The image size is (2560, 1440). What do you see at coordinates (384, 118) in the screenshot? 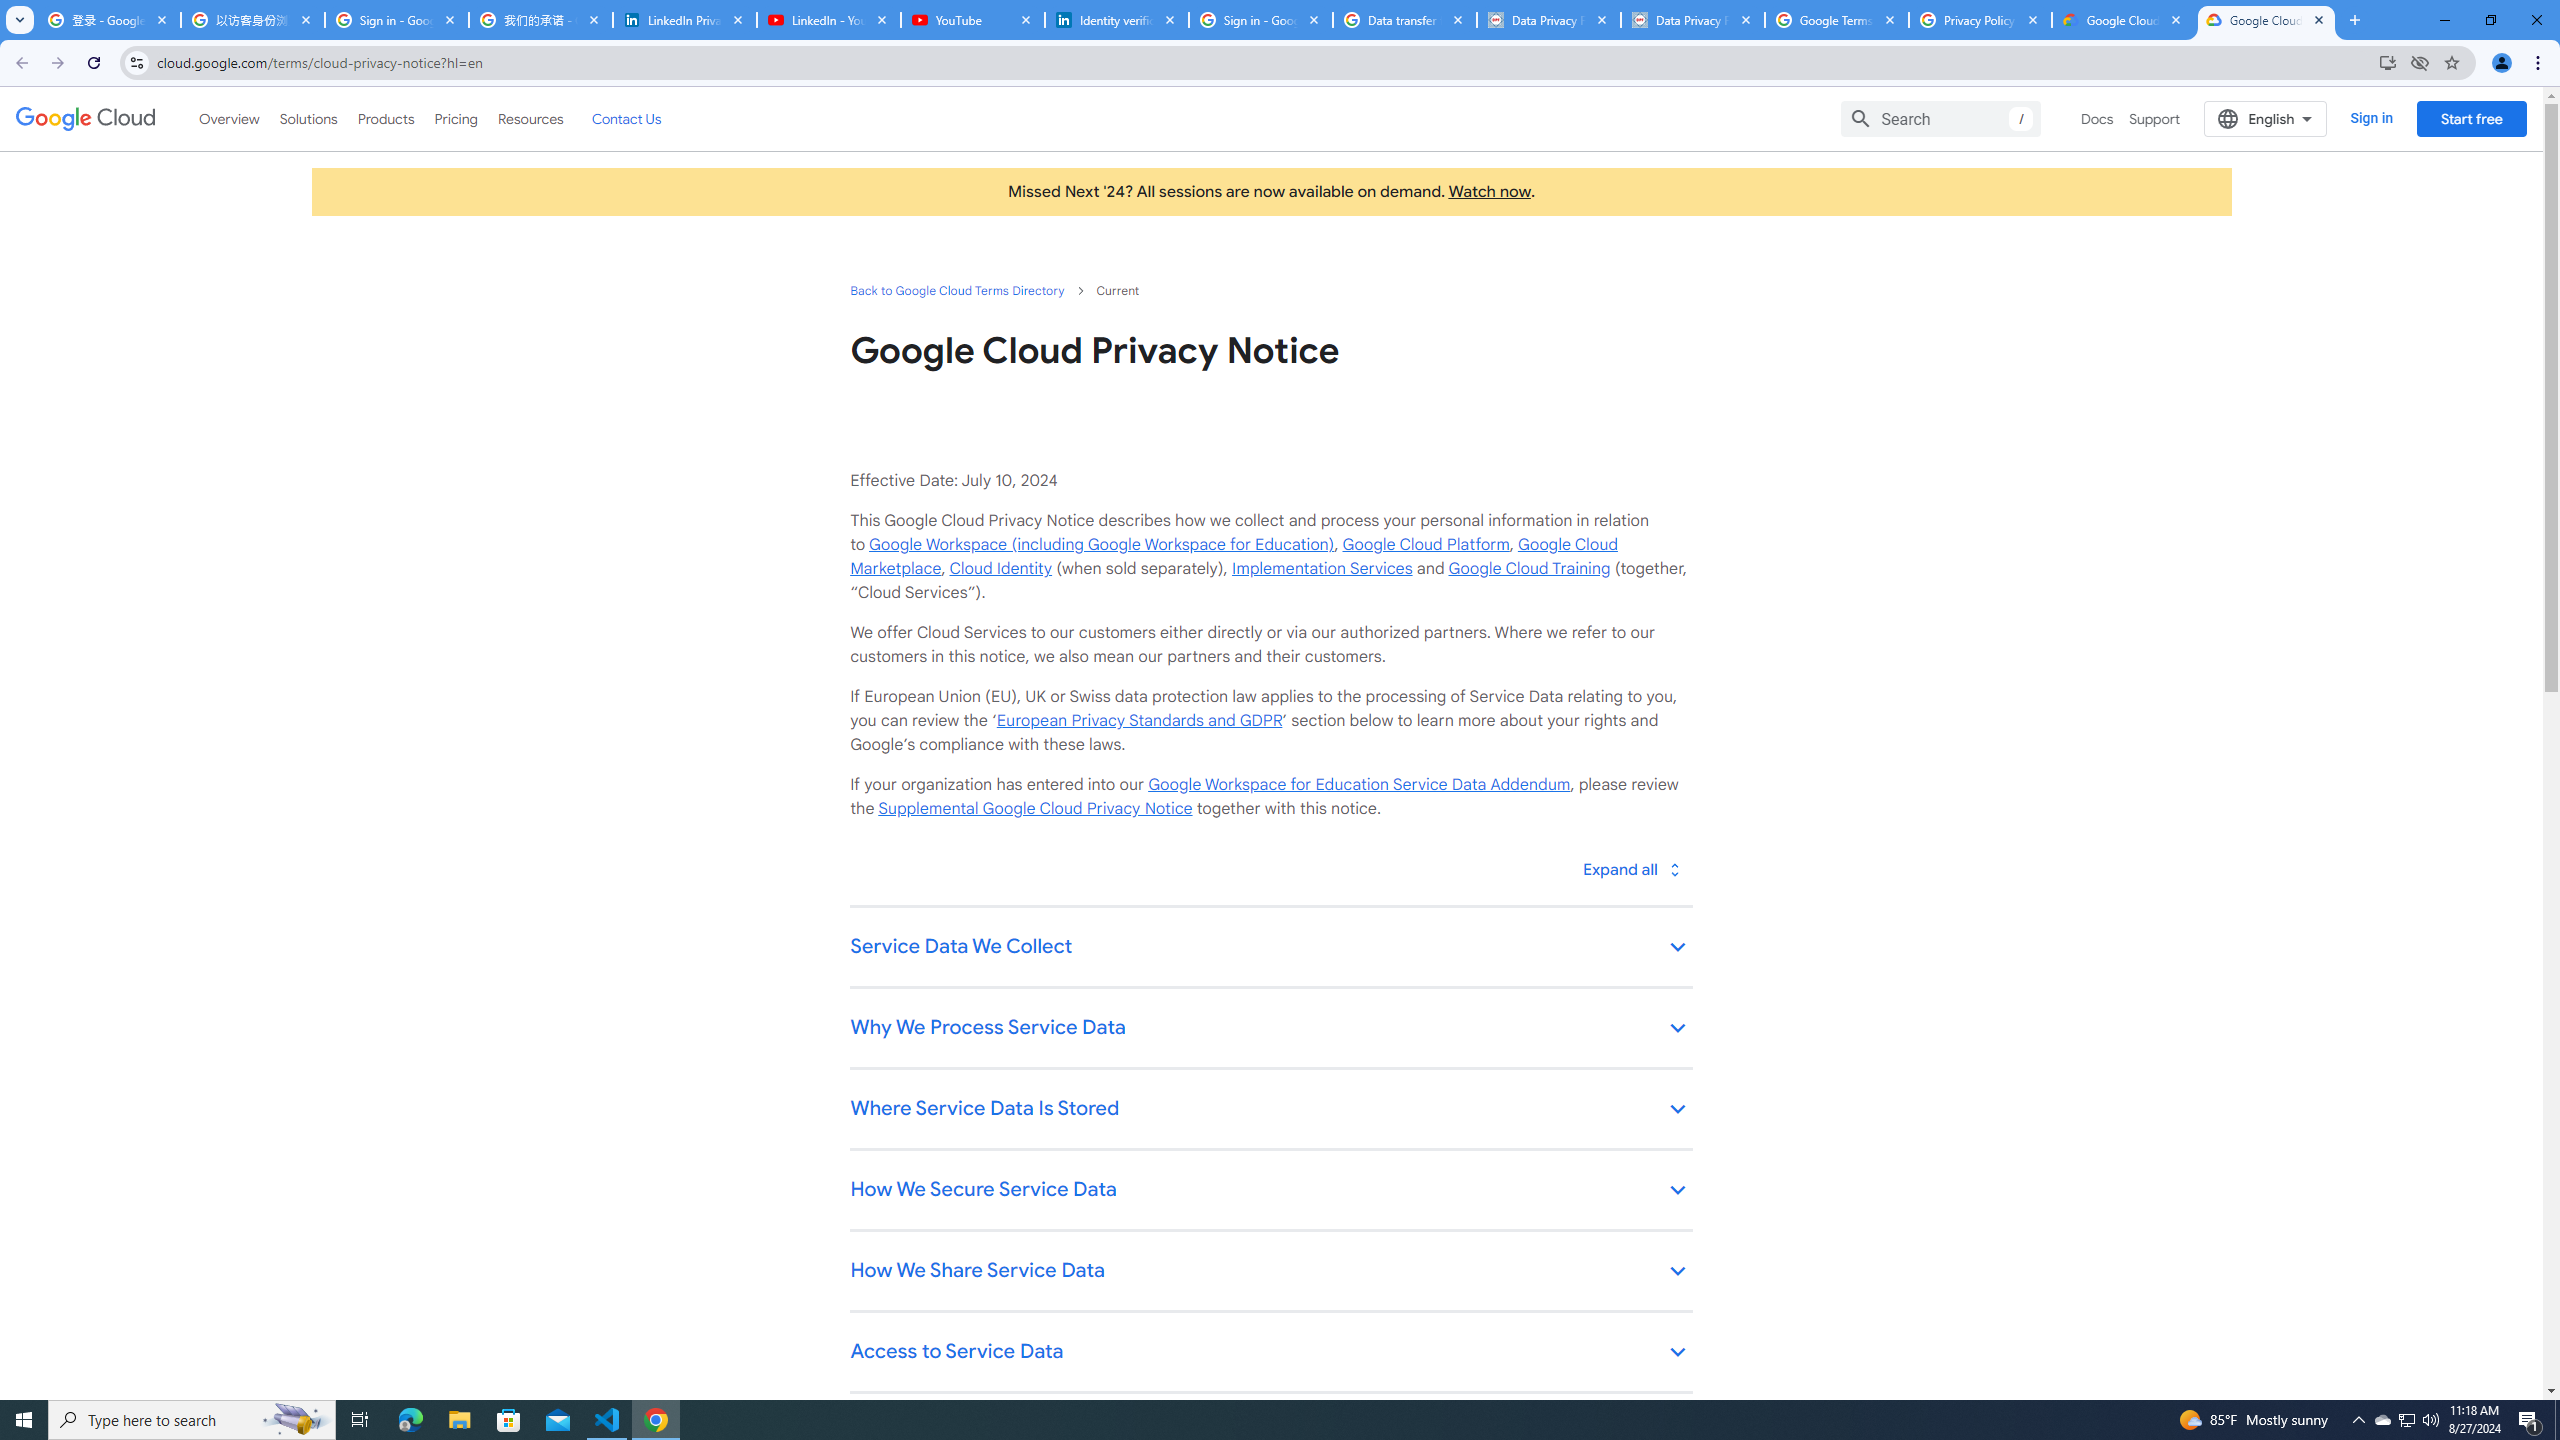
I see `'Products'` at bounding box center [384, 118].